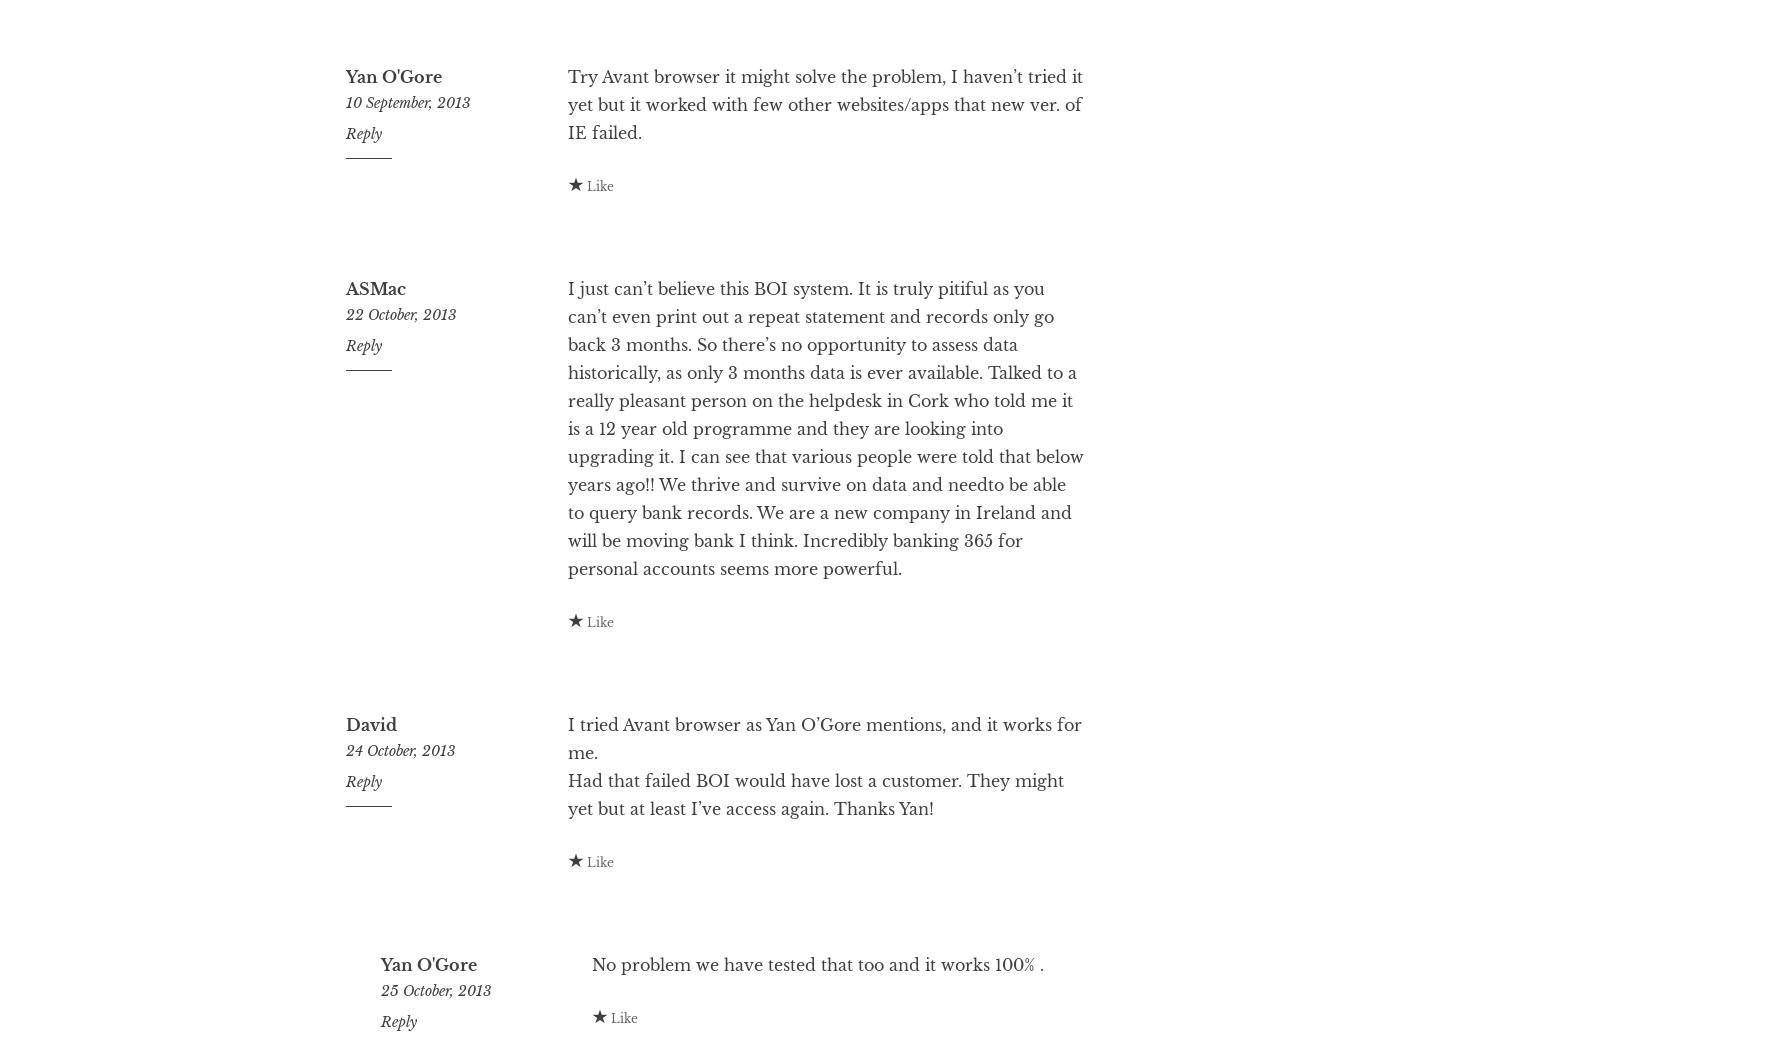  Describe the element at coordinates (400, 393) in the screenshot. I see `'22 October, 2013'` at that location.